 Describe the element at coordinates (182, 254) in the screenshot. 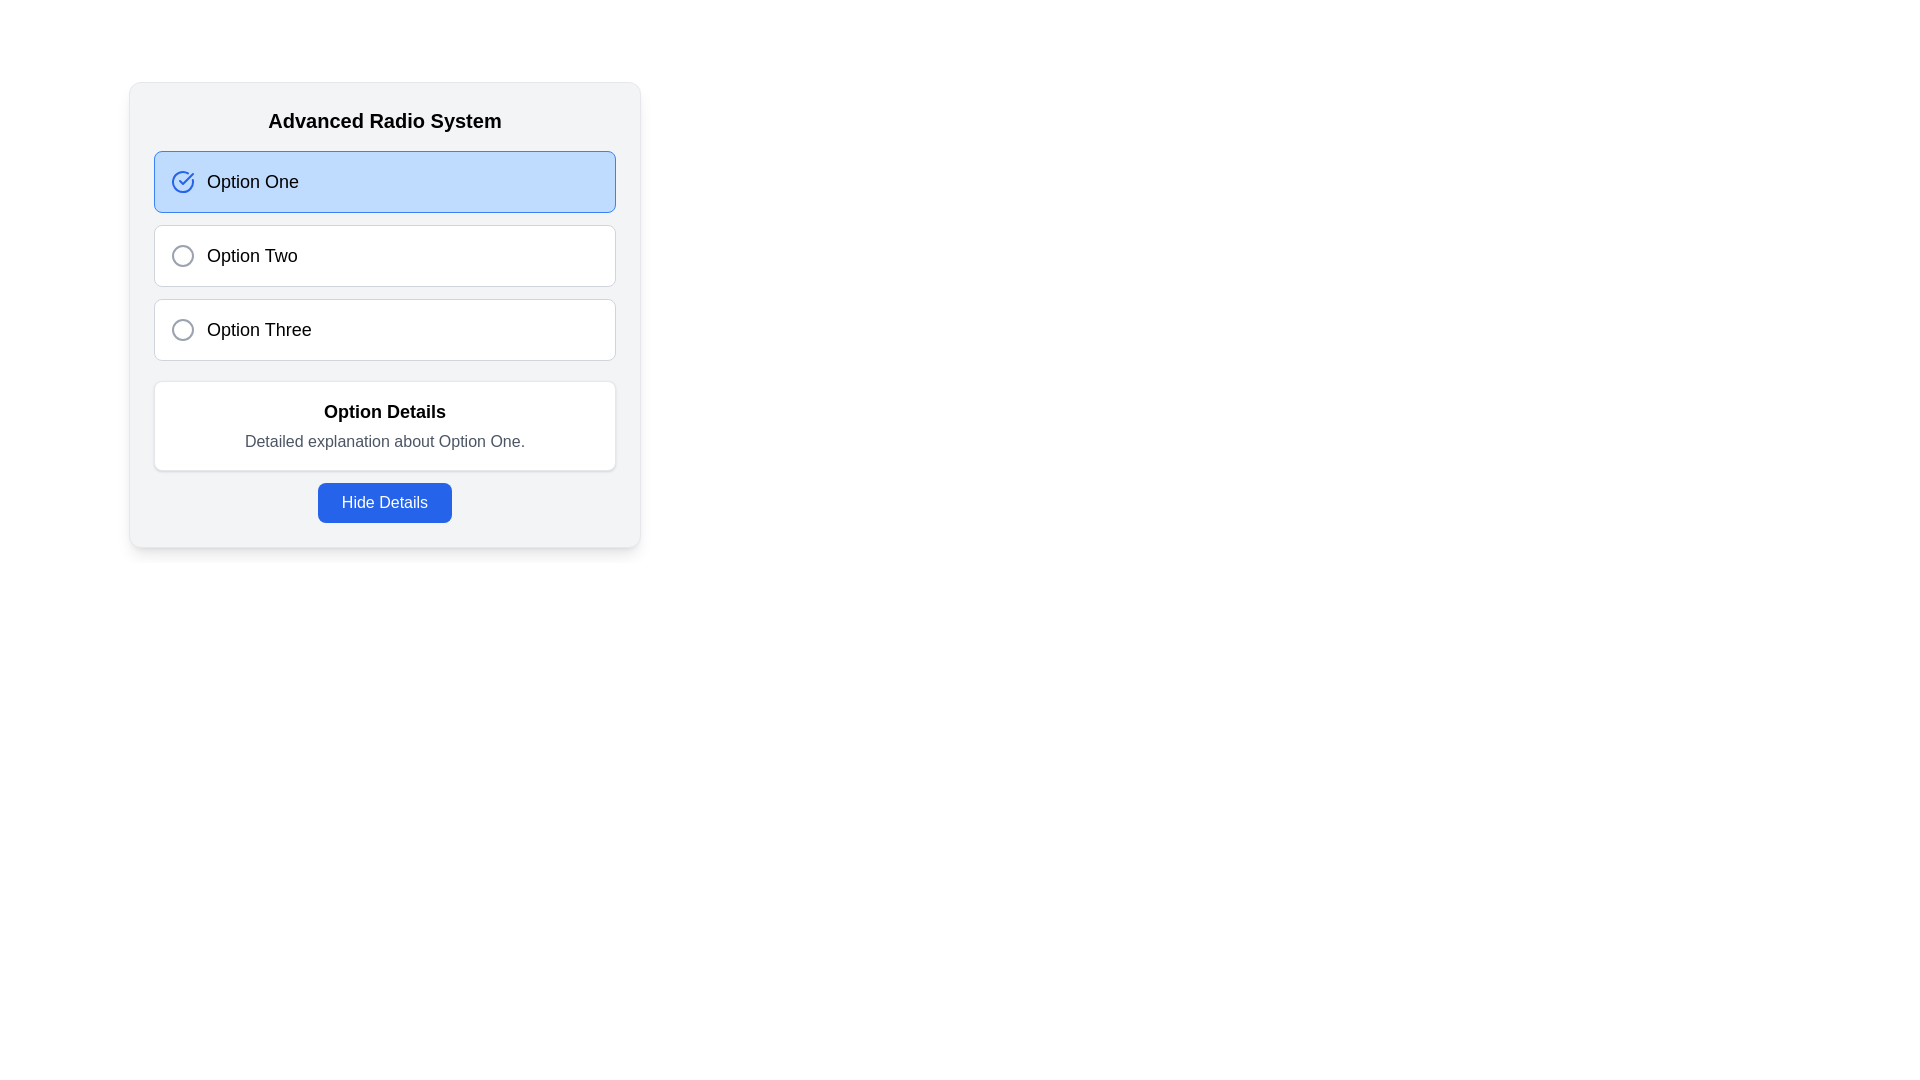

I see `the innermost circle of the radio button labeled 'Option Two'` at that location.